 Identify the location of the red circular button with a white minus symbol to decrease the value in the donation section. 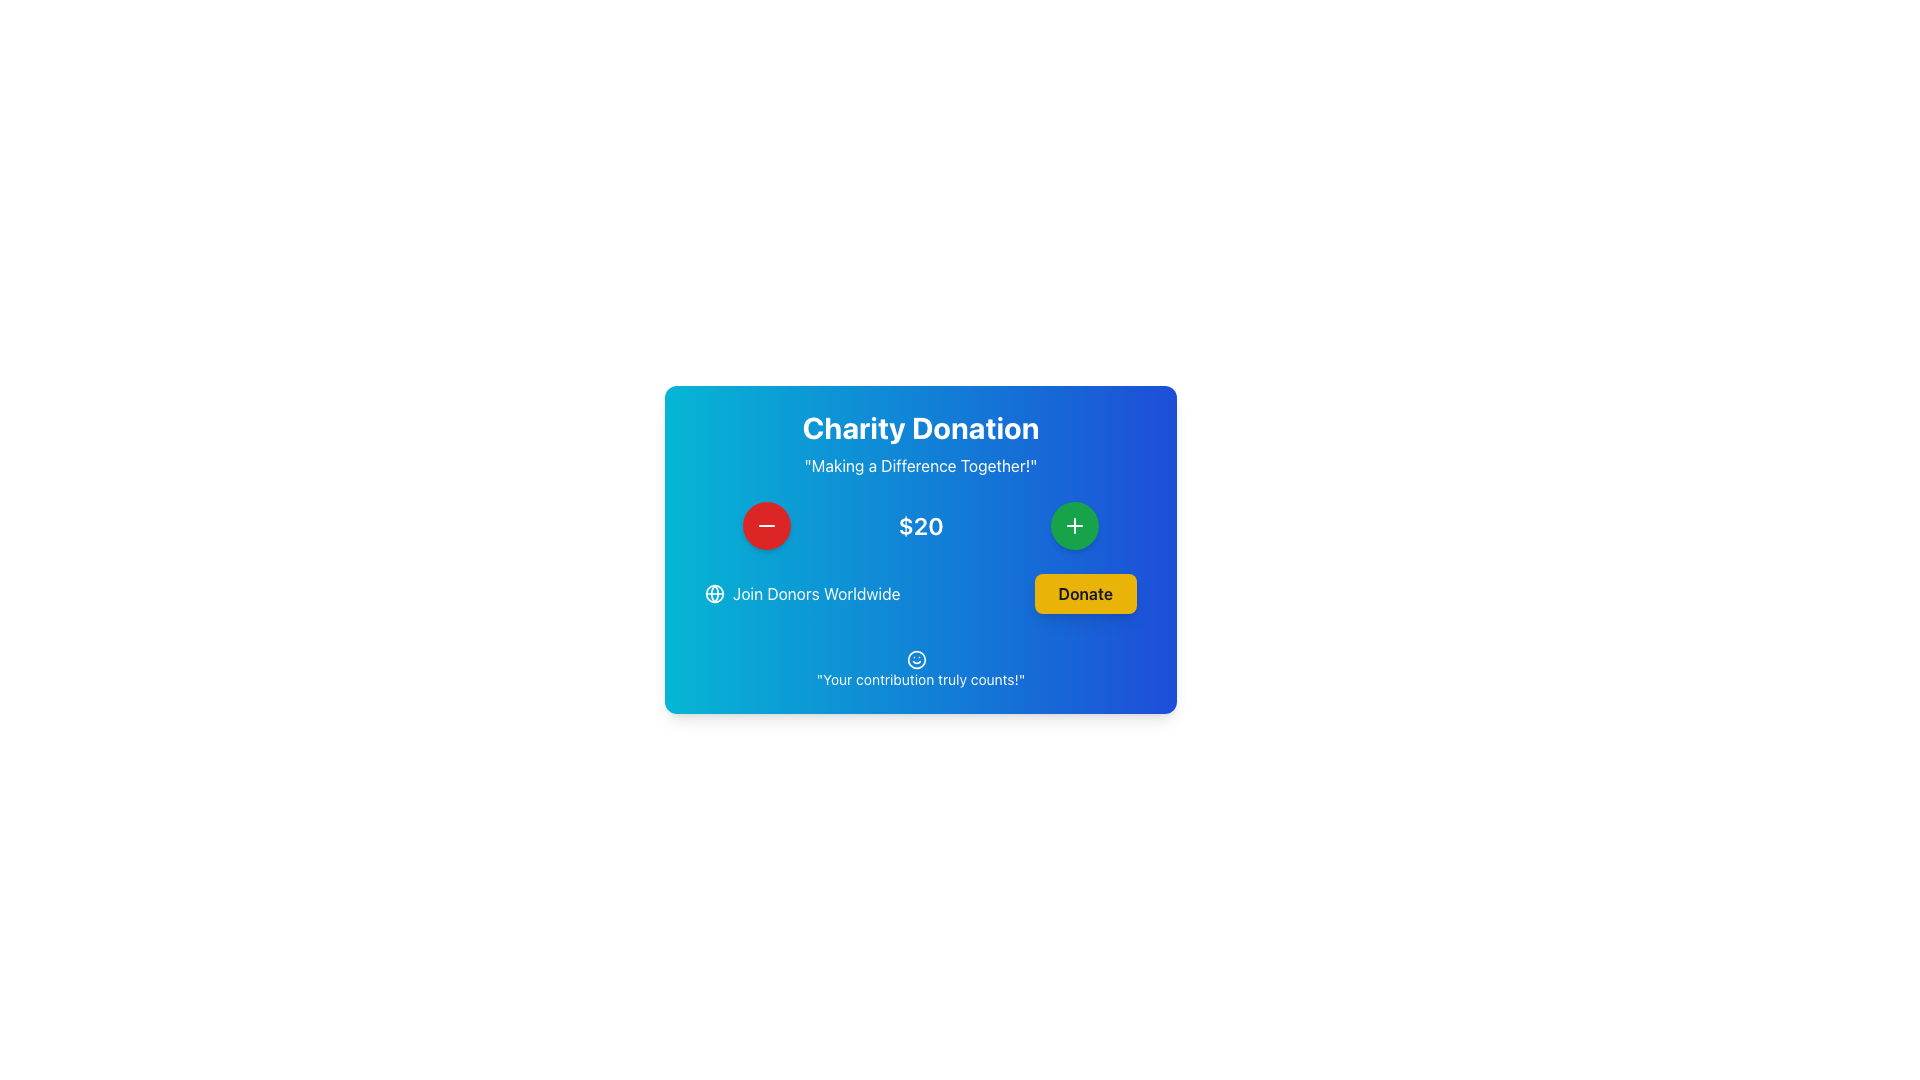
(765, 524).